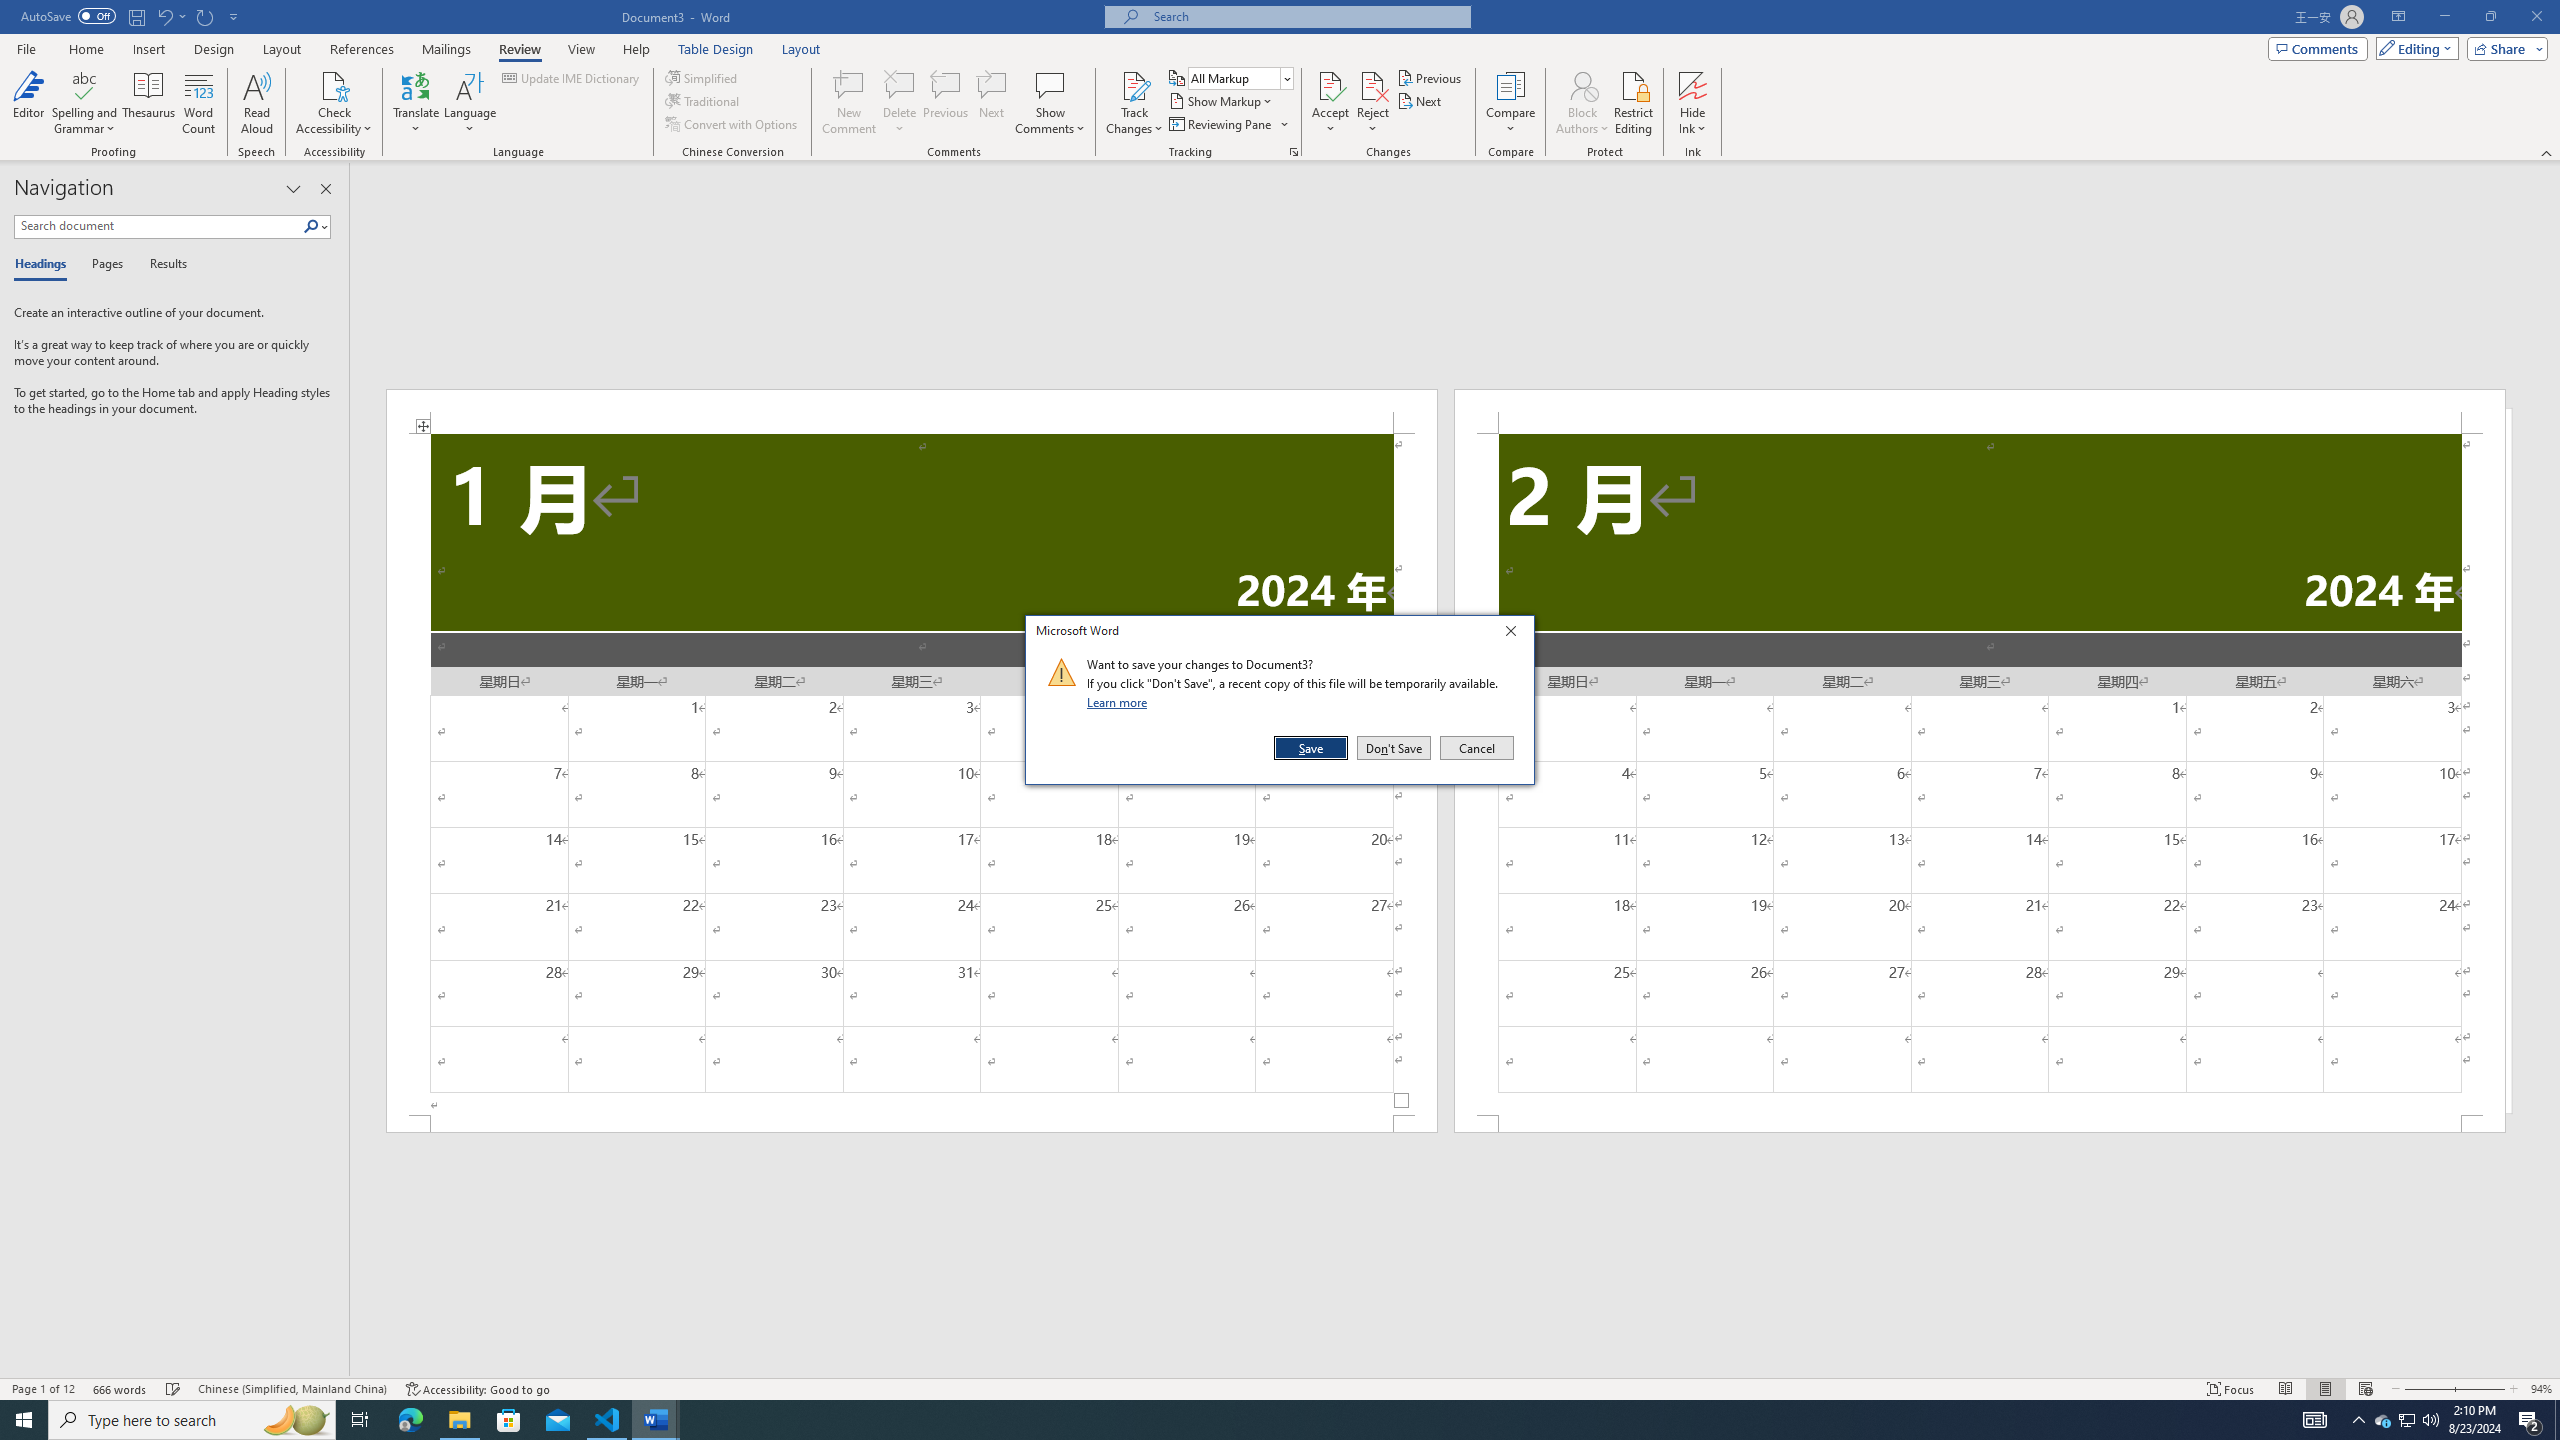 The width and height of the screenshot is (2560, 1440). I want to click on 'Reviewing Pane', so click(1220, 122).